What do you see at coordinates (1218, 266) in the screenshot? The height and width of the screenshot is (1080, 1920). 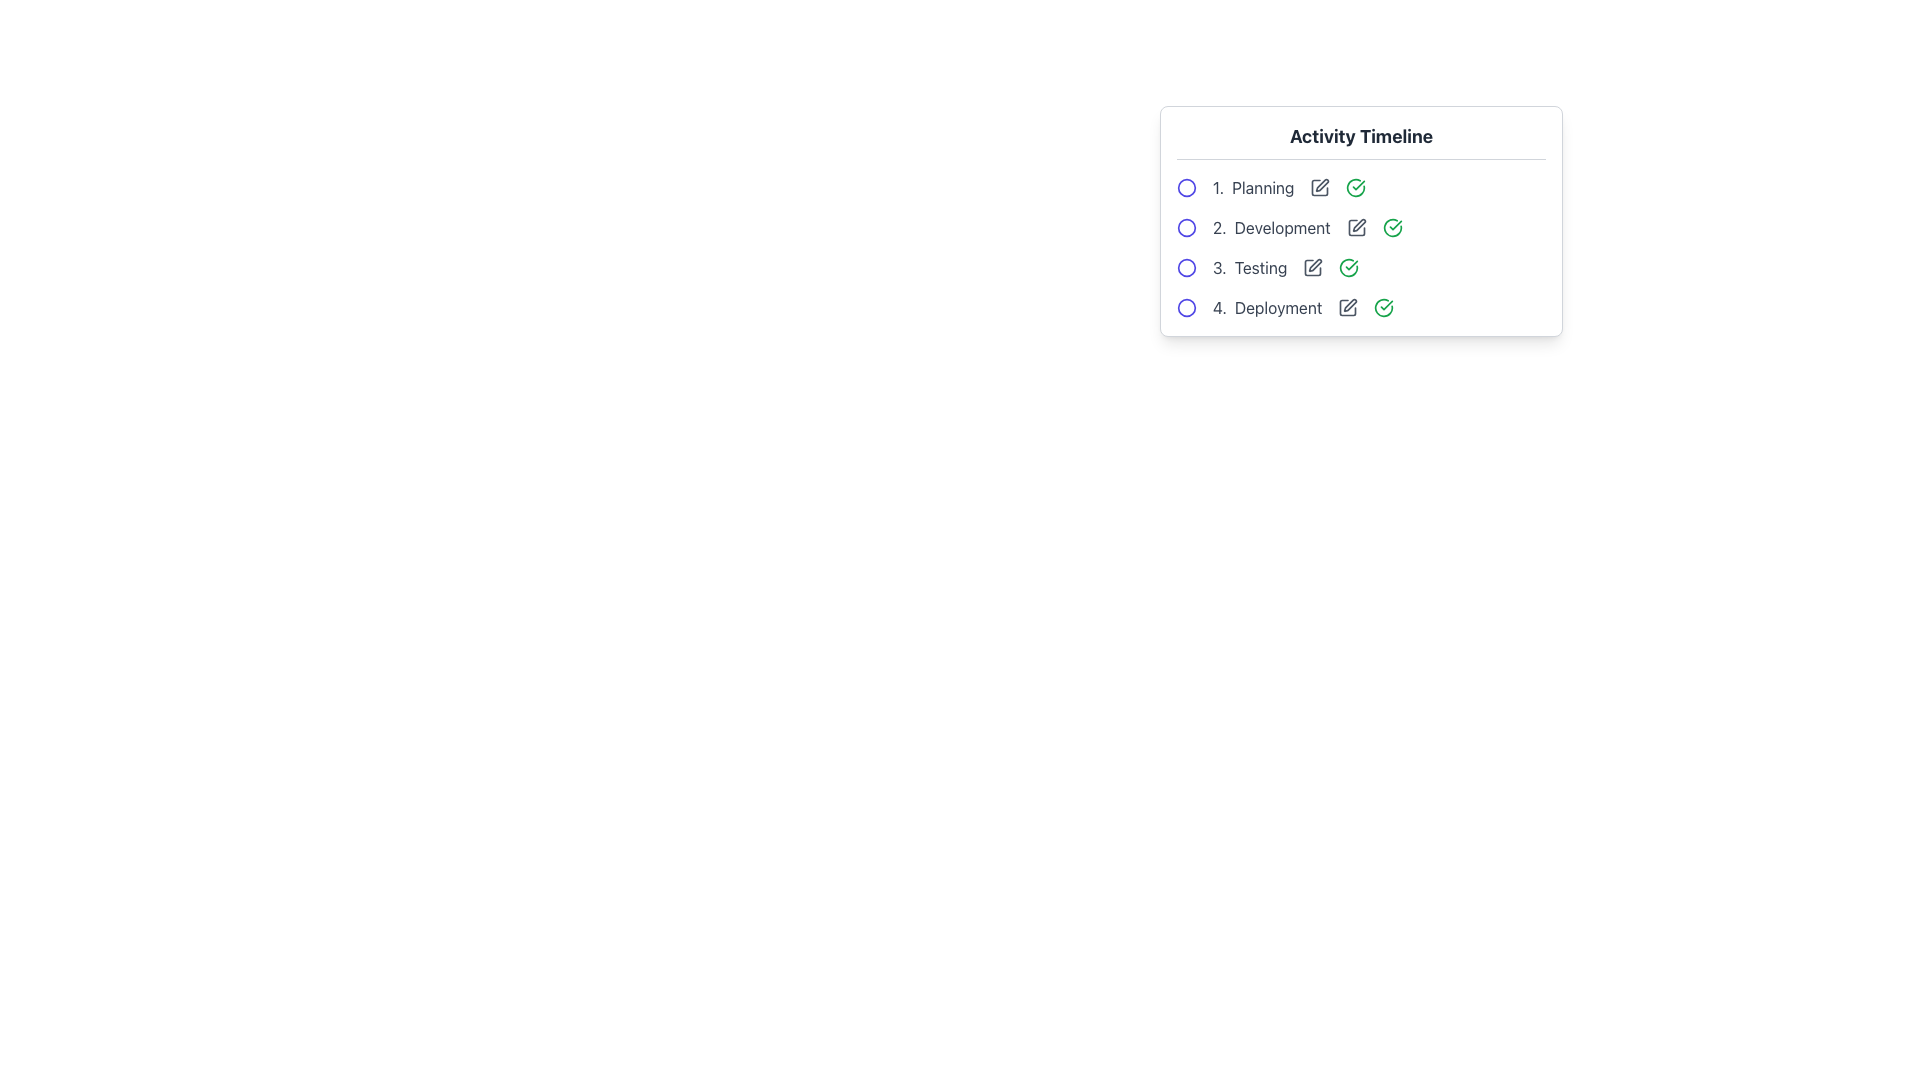 I see `the Text Label that serves as the index for the third entry in the activity timeline list, positioned between 'Development' and 'Deployment' with the text '3. Testing'` at bounding box center [1218, 266].